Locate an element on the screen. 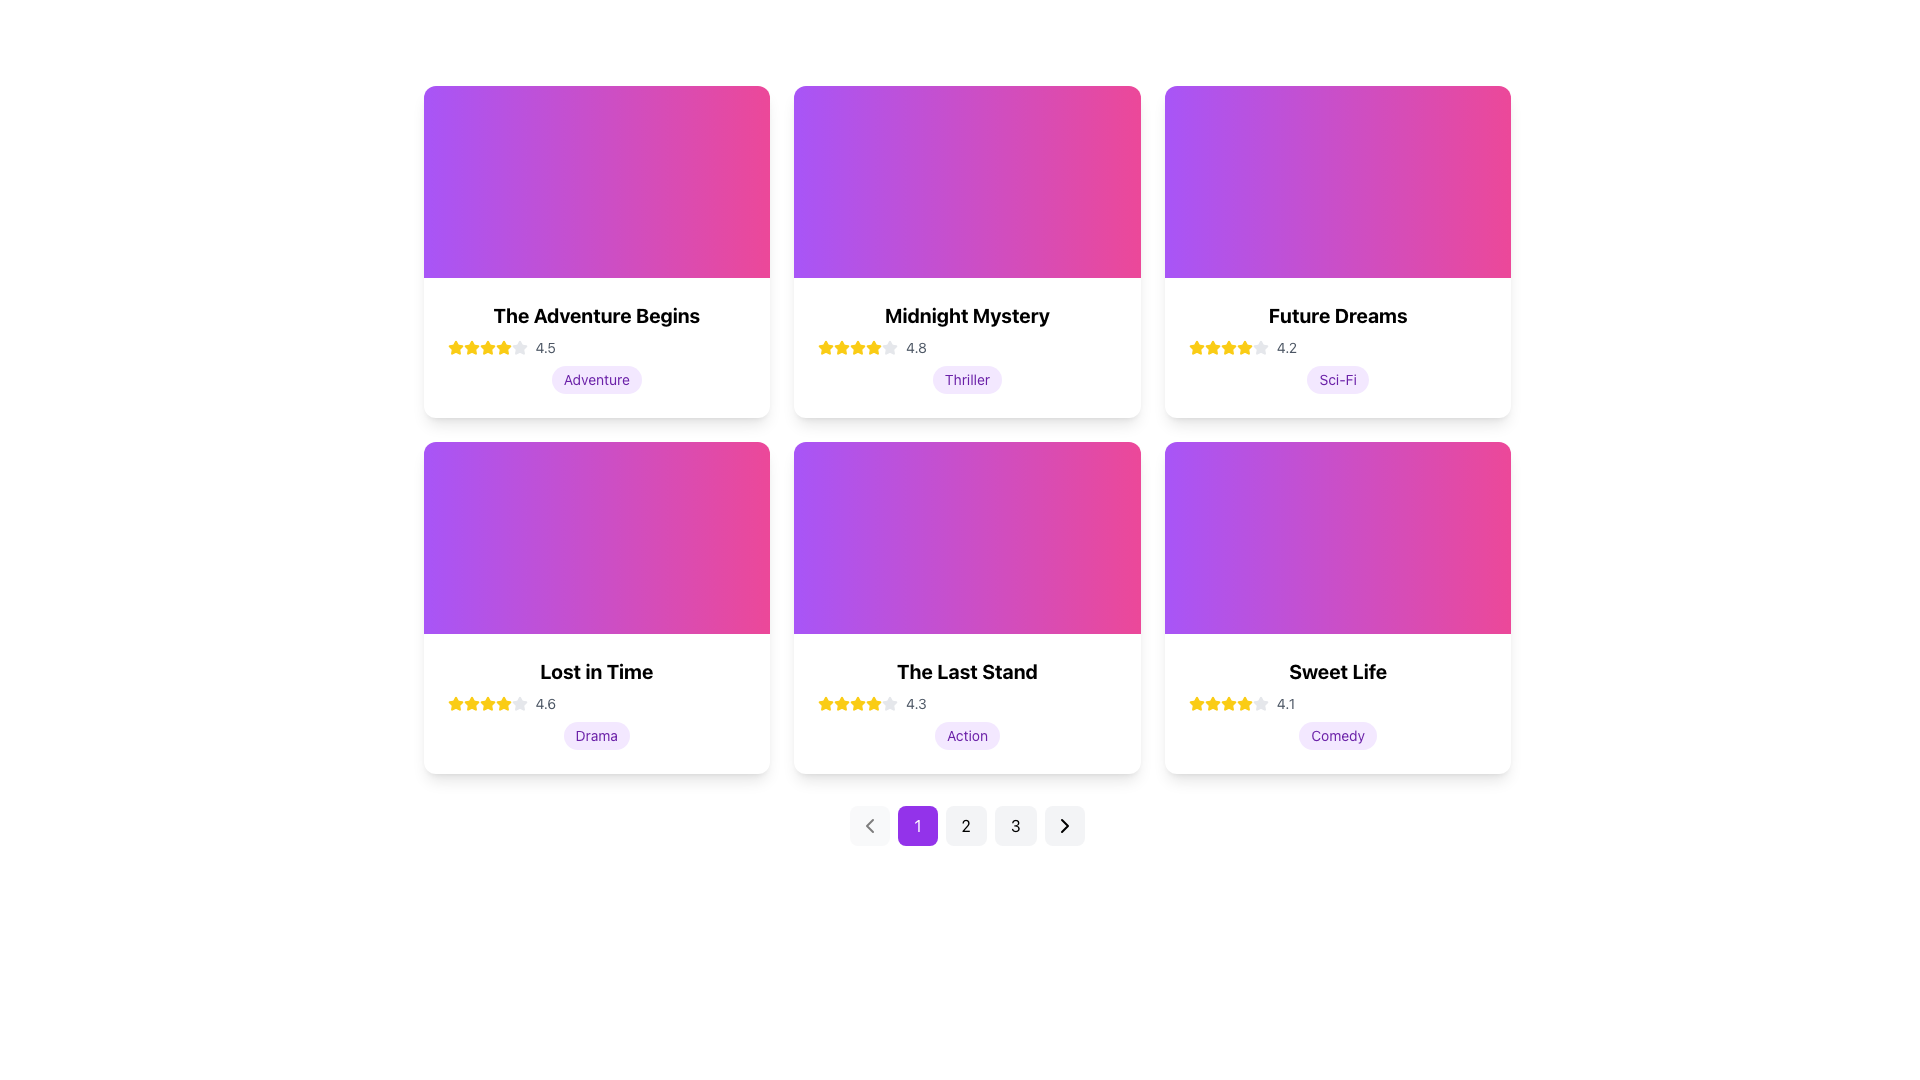  the media card displaying information about a media item located in the second row, first column of the grid layout is located at coordinates (595, 703).